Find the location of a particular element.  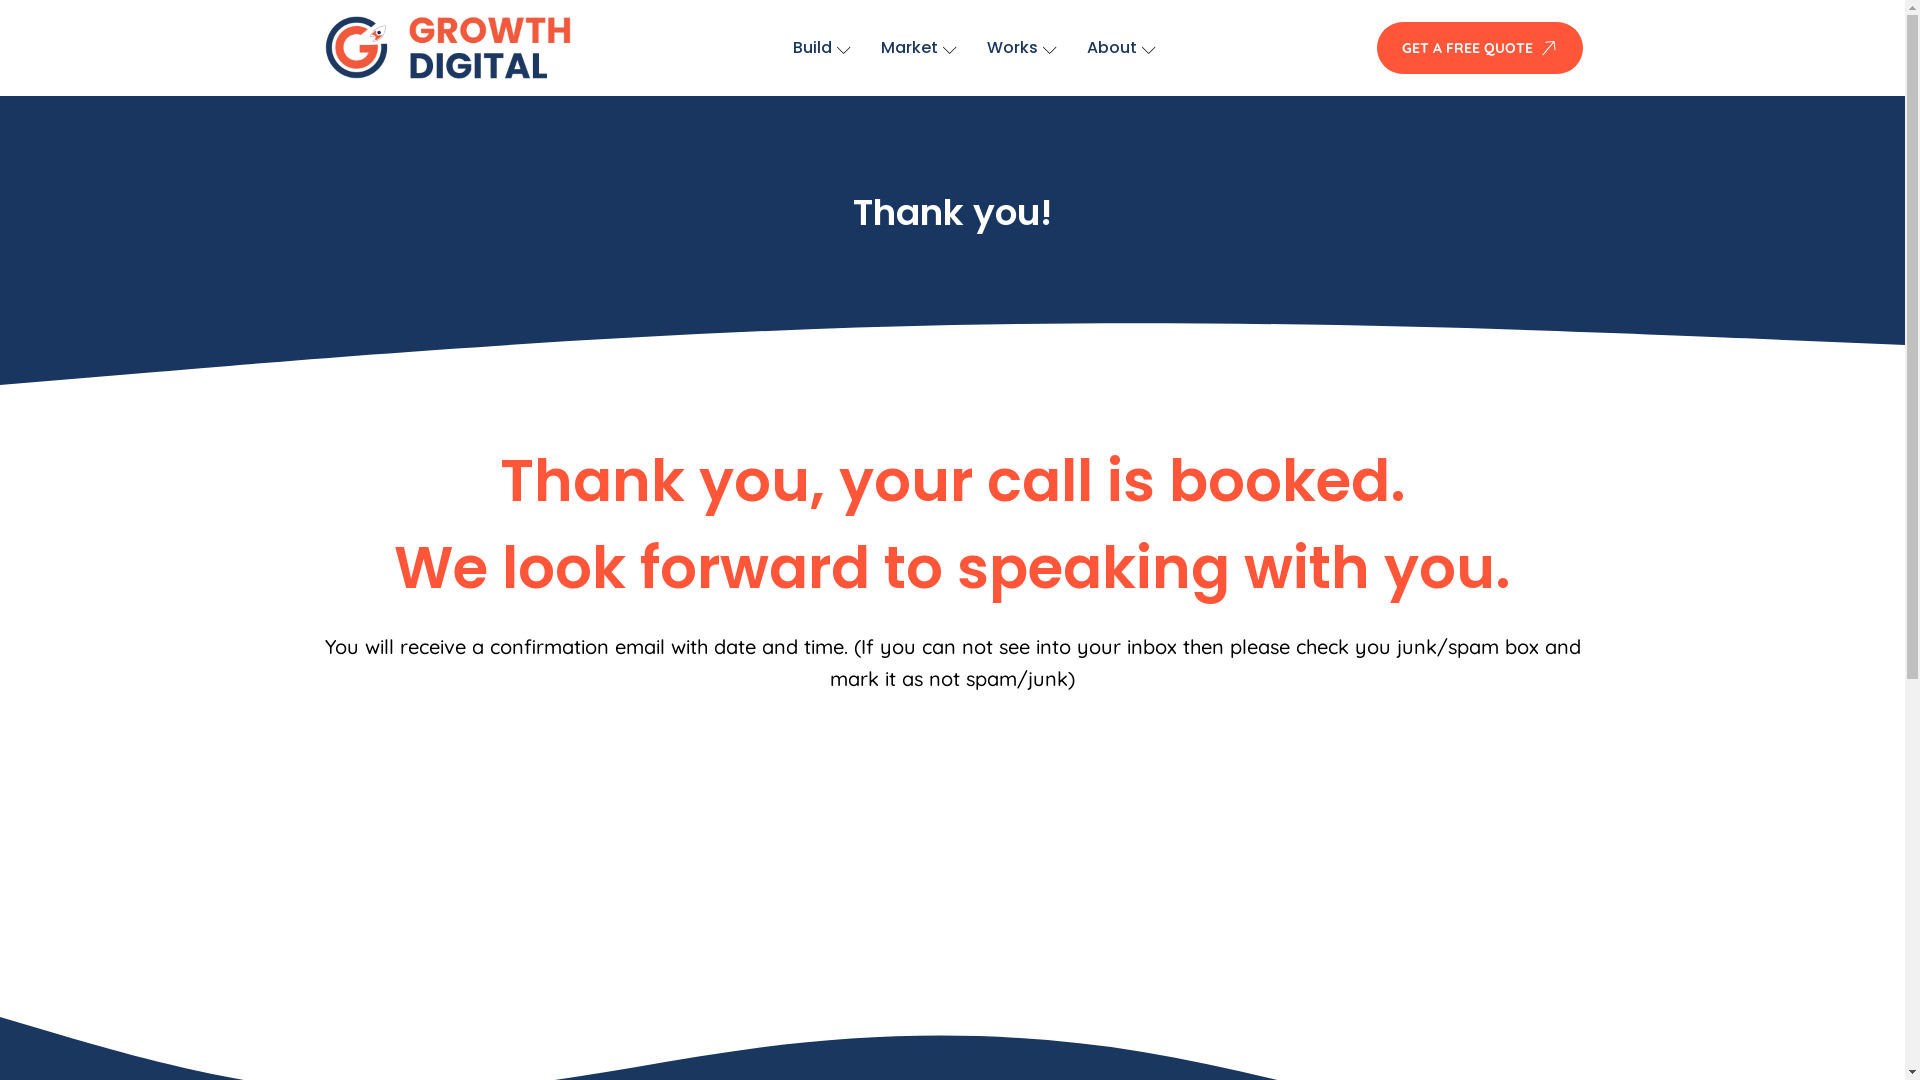

'About' is located at coordinates (1121, 46).